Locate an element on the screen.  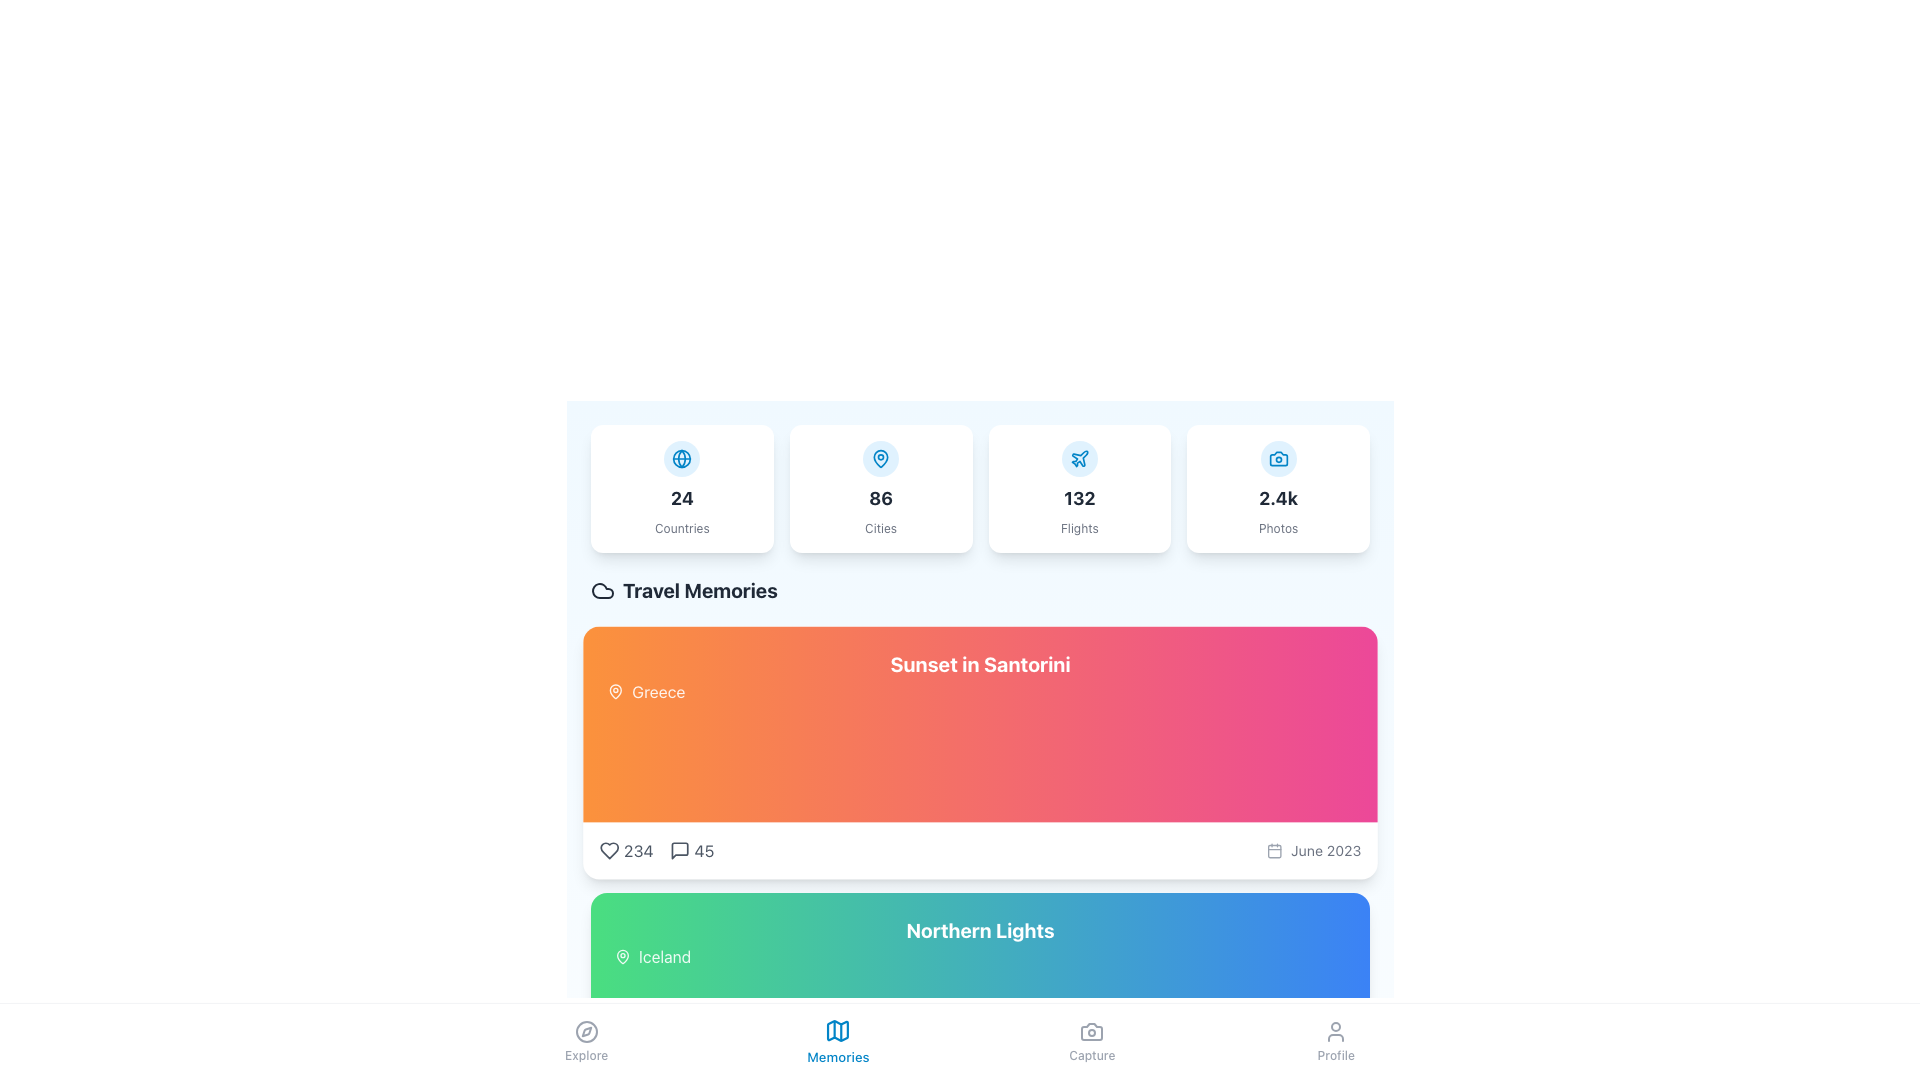
the interactive counter button displaying the speech bubble icon and the number '45' is located at coordinates (692, 850).